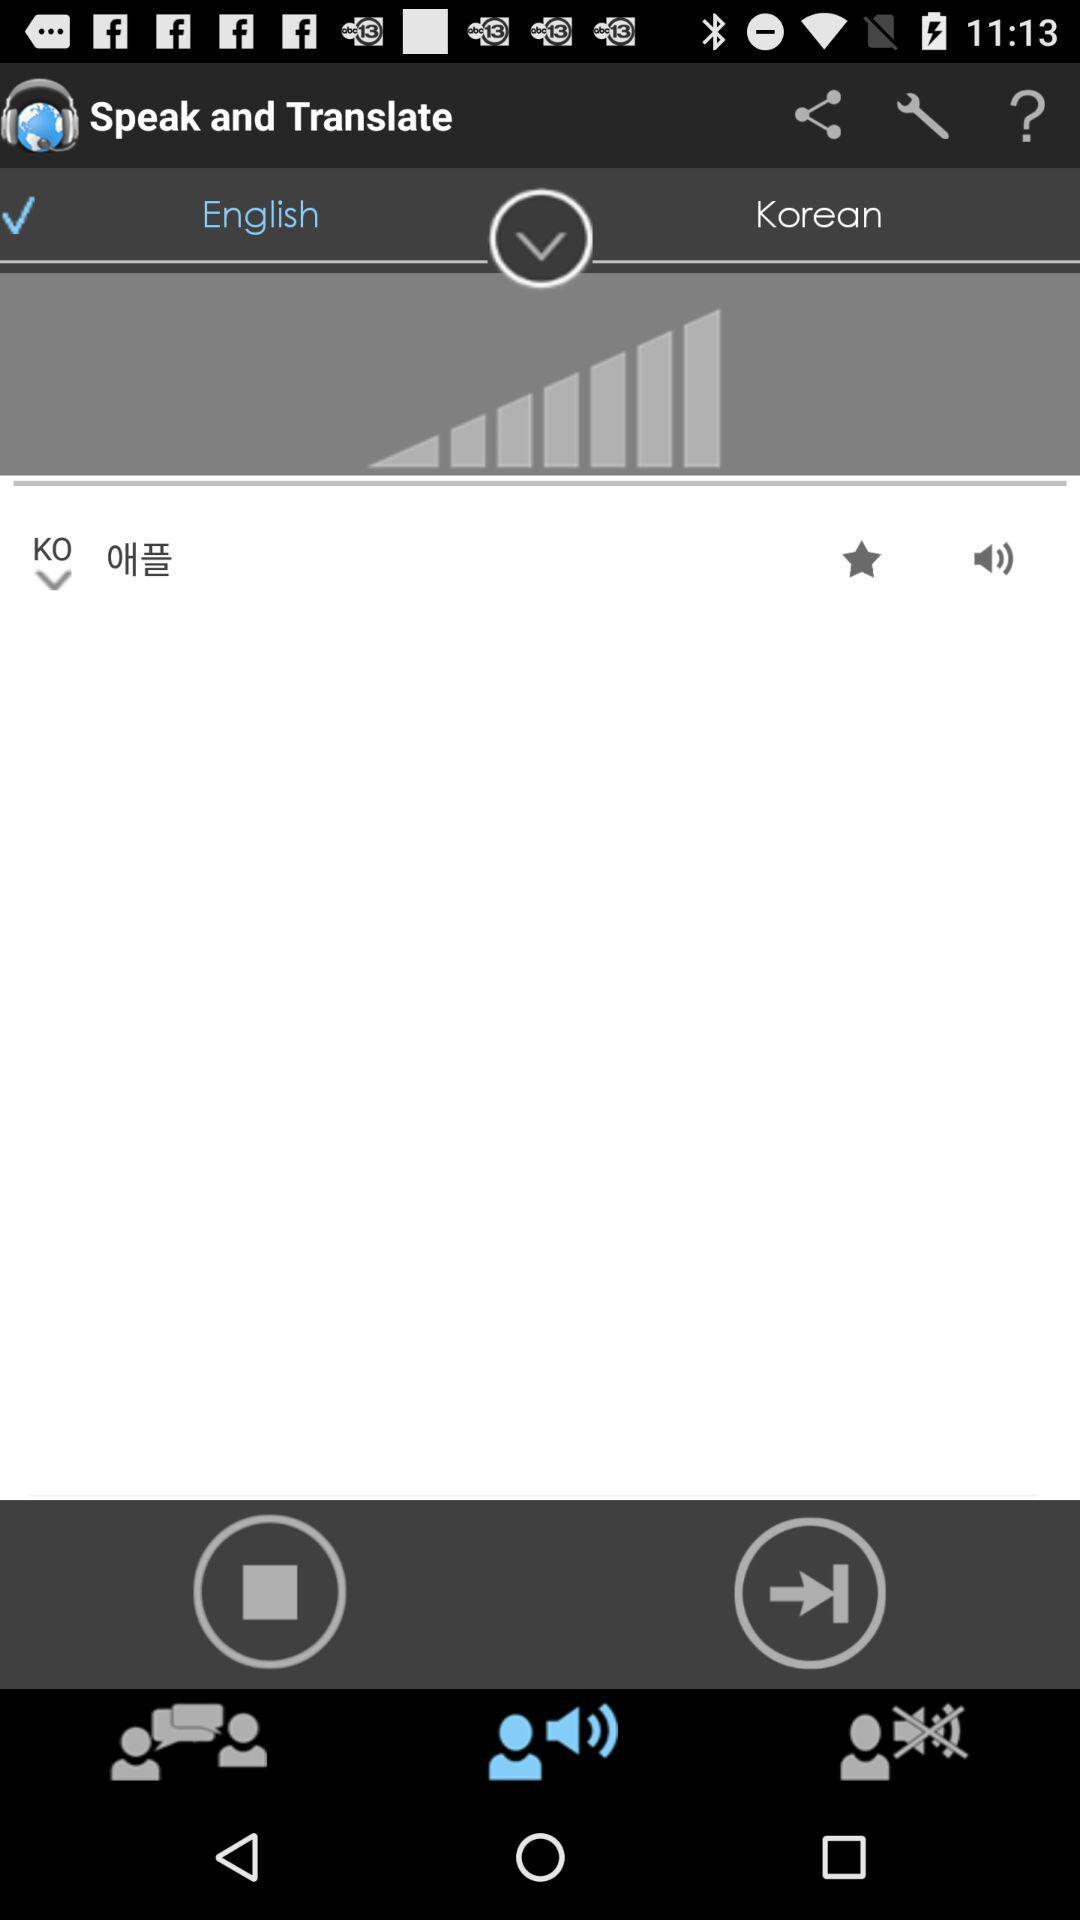 The image size is (1080, 1920). What do you see at coordinates (1027, 114) in the screenshot?
I see `click for help` at bounding box center [1027, 114].